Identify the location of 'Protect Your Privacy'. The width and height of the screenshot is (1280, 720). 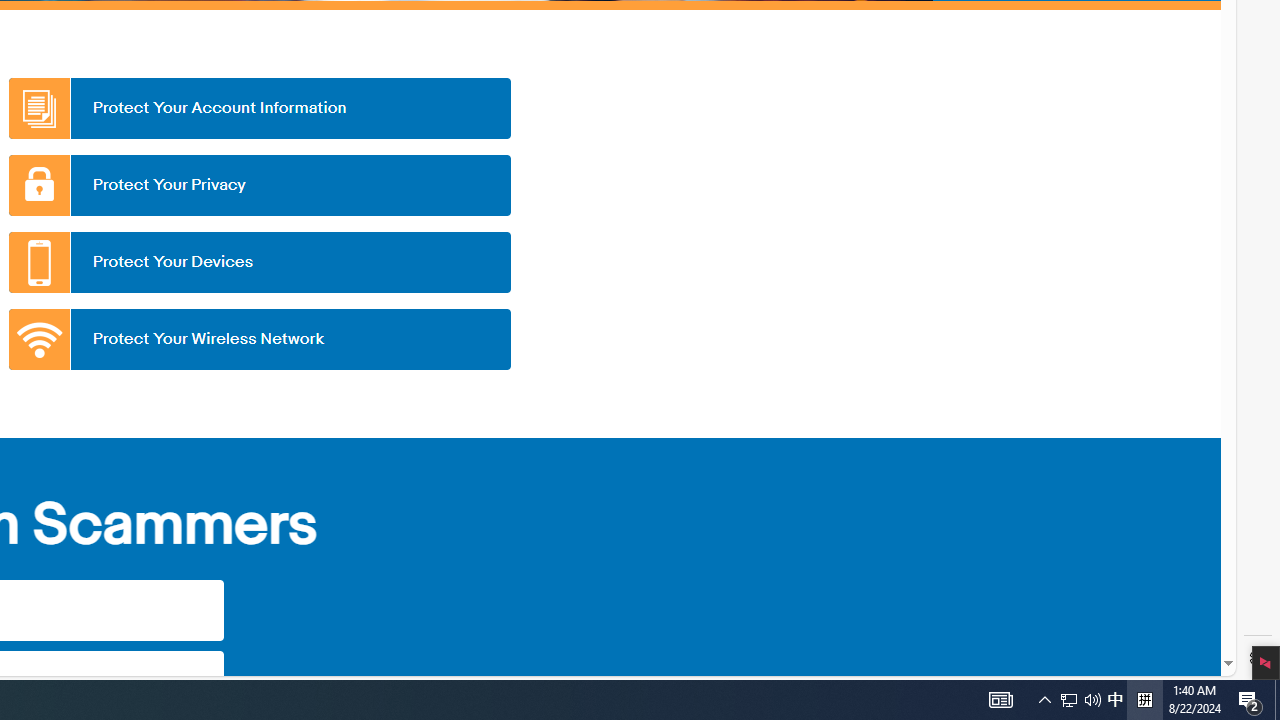
(258, 185).